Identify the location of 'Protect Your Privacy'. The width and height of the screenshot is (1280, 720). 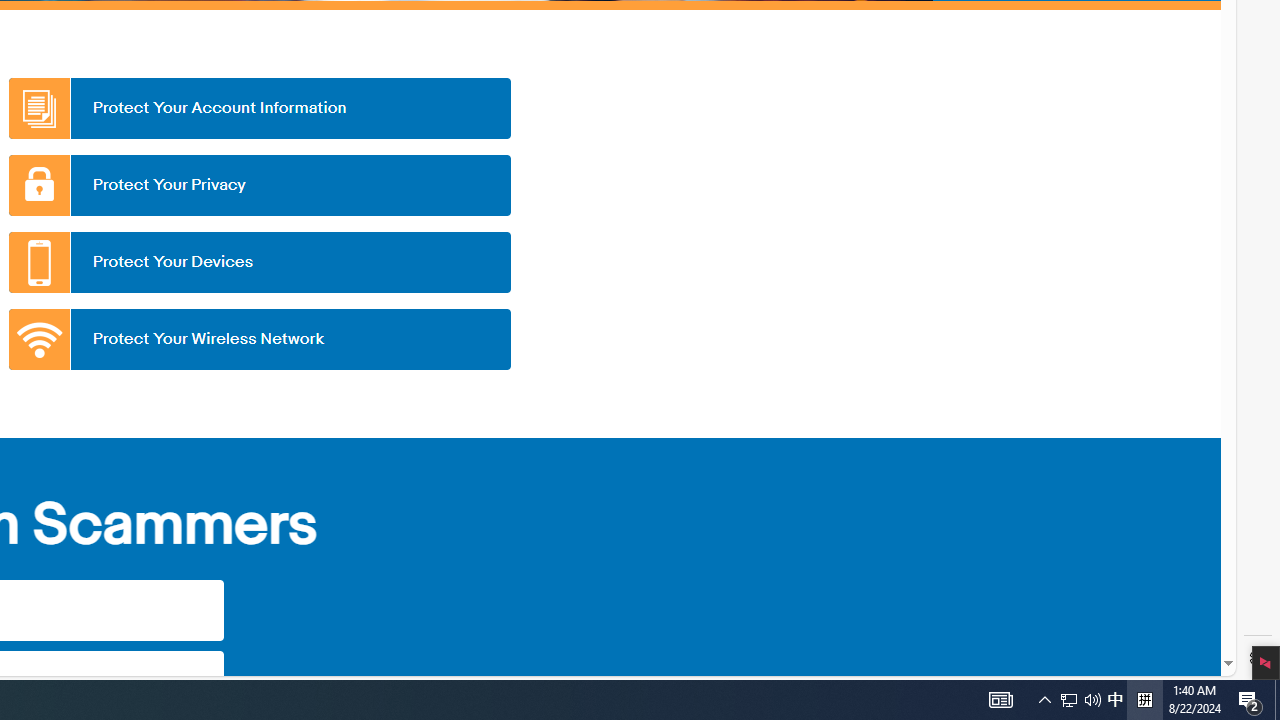
(258, 185).